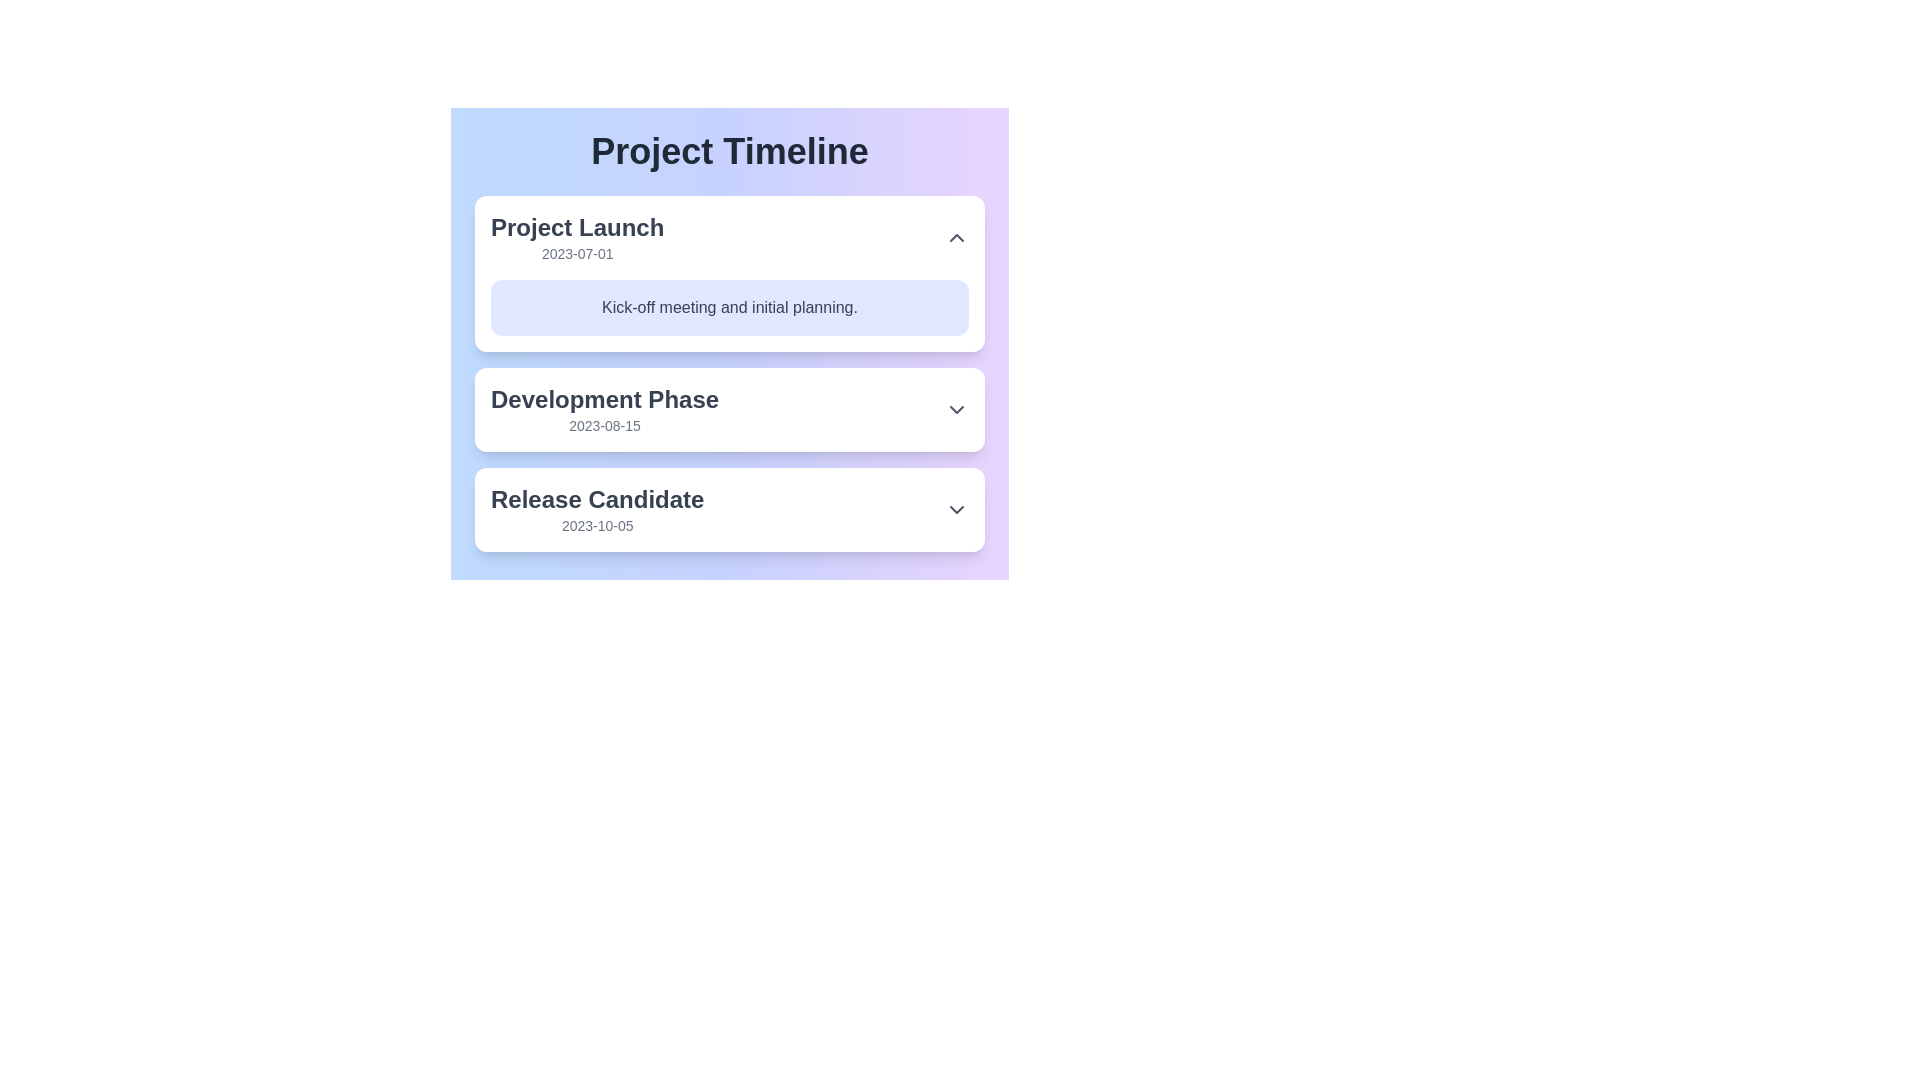 Image resolution: width=1920 pixels, height=1080 pixels. Describe the element at coordinates (728, 308) in the screenshot. I see `the text label displaying 'Kick-off meeting and initial planning.' in the Project Launch section of the timeline interface` at that location.